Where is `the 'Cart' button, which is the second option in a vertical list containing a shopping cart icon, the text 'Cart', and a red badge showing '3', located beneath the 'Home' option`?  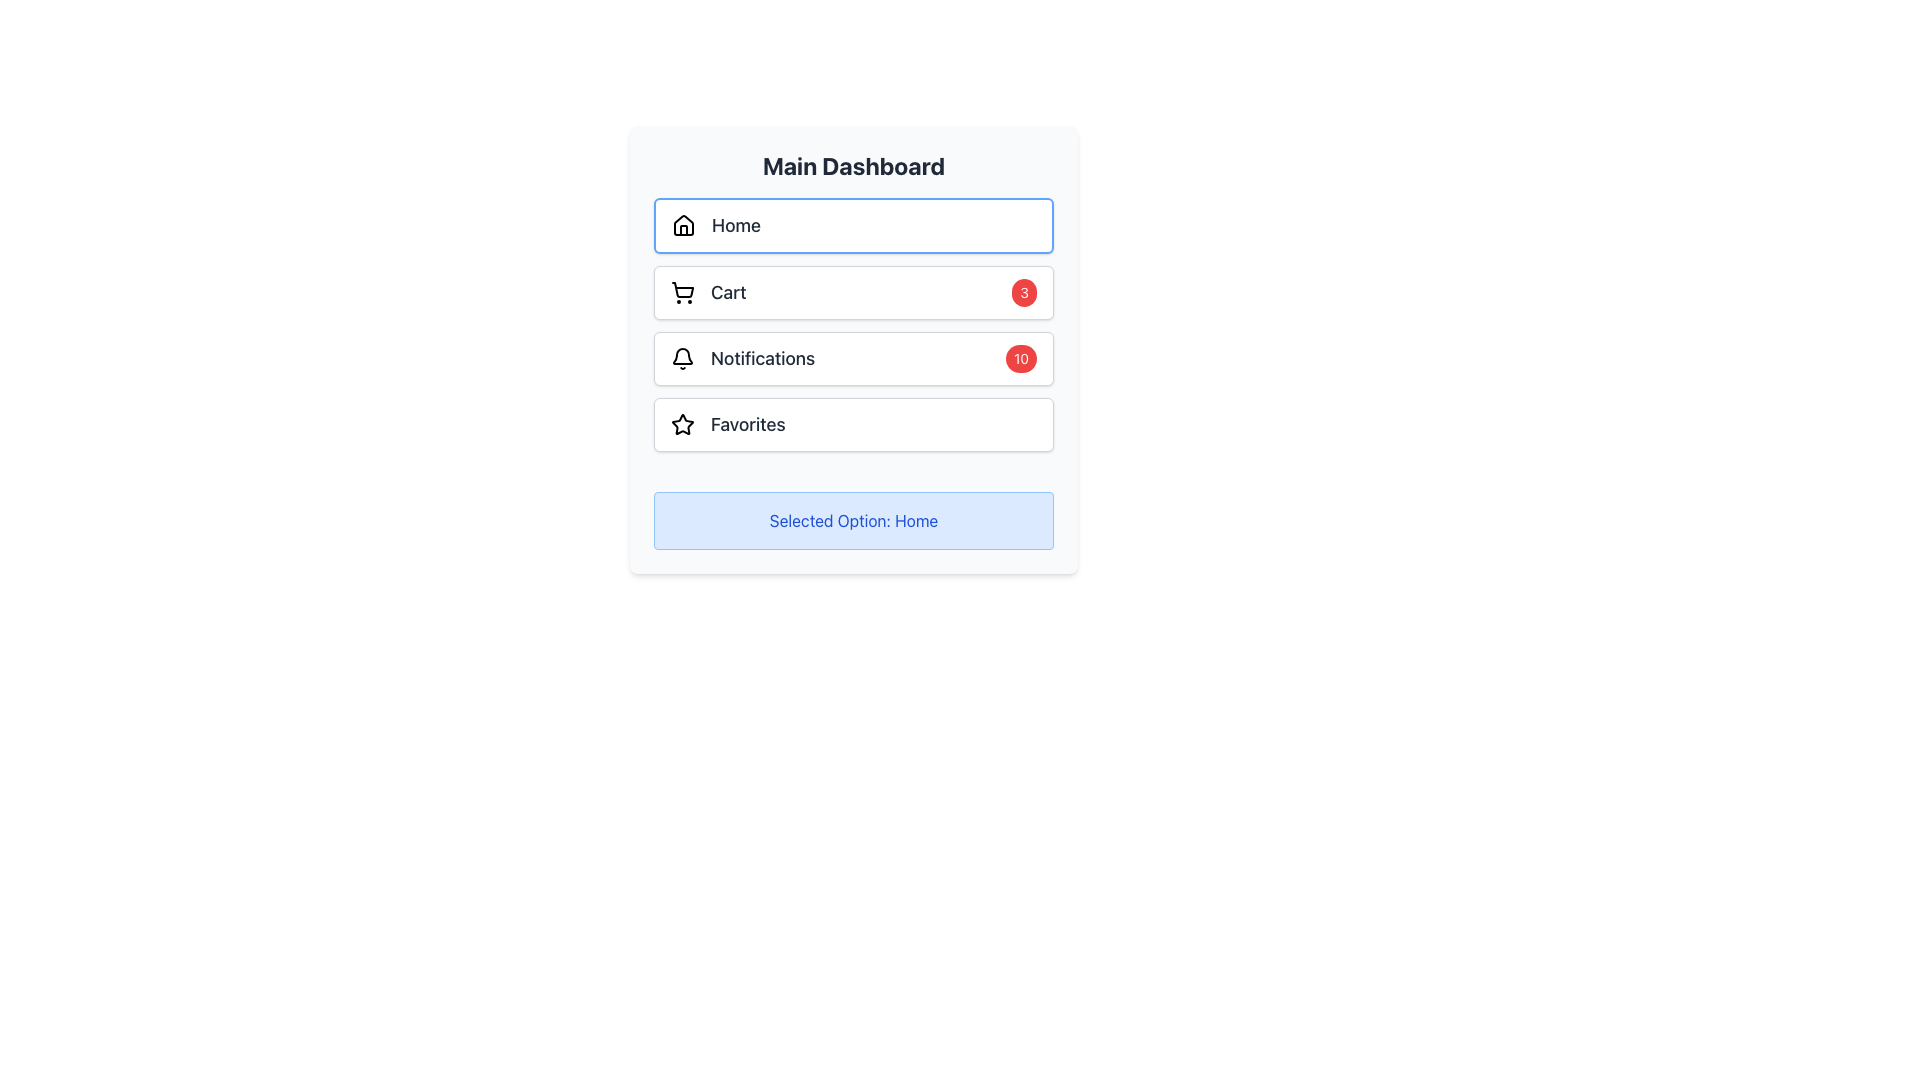
the 'Cart' button, which is the second option in a vertical list containing a shopping cart icon, the text 'Cart', and a red badge showing '3', located beneath the 'Home' option is located at coordinates (854, 293).